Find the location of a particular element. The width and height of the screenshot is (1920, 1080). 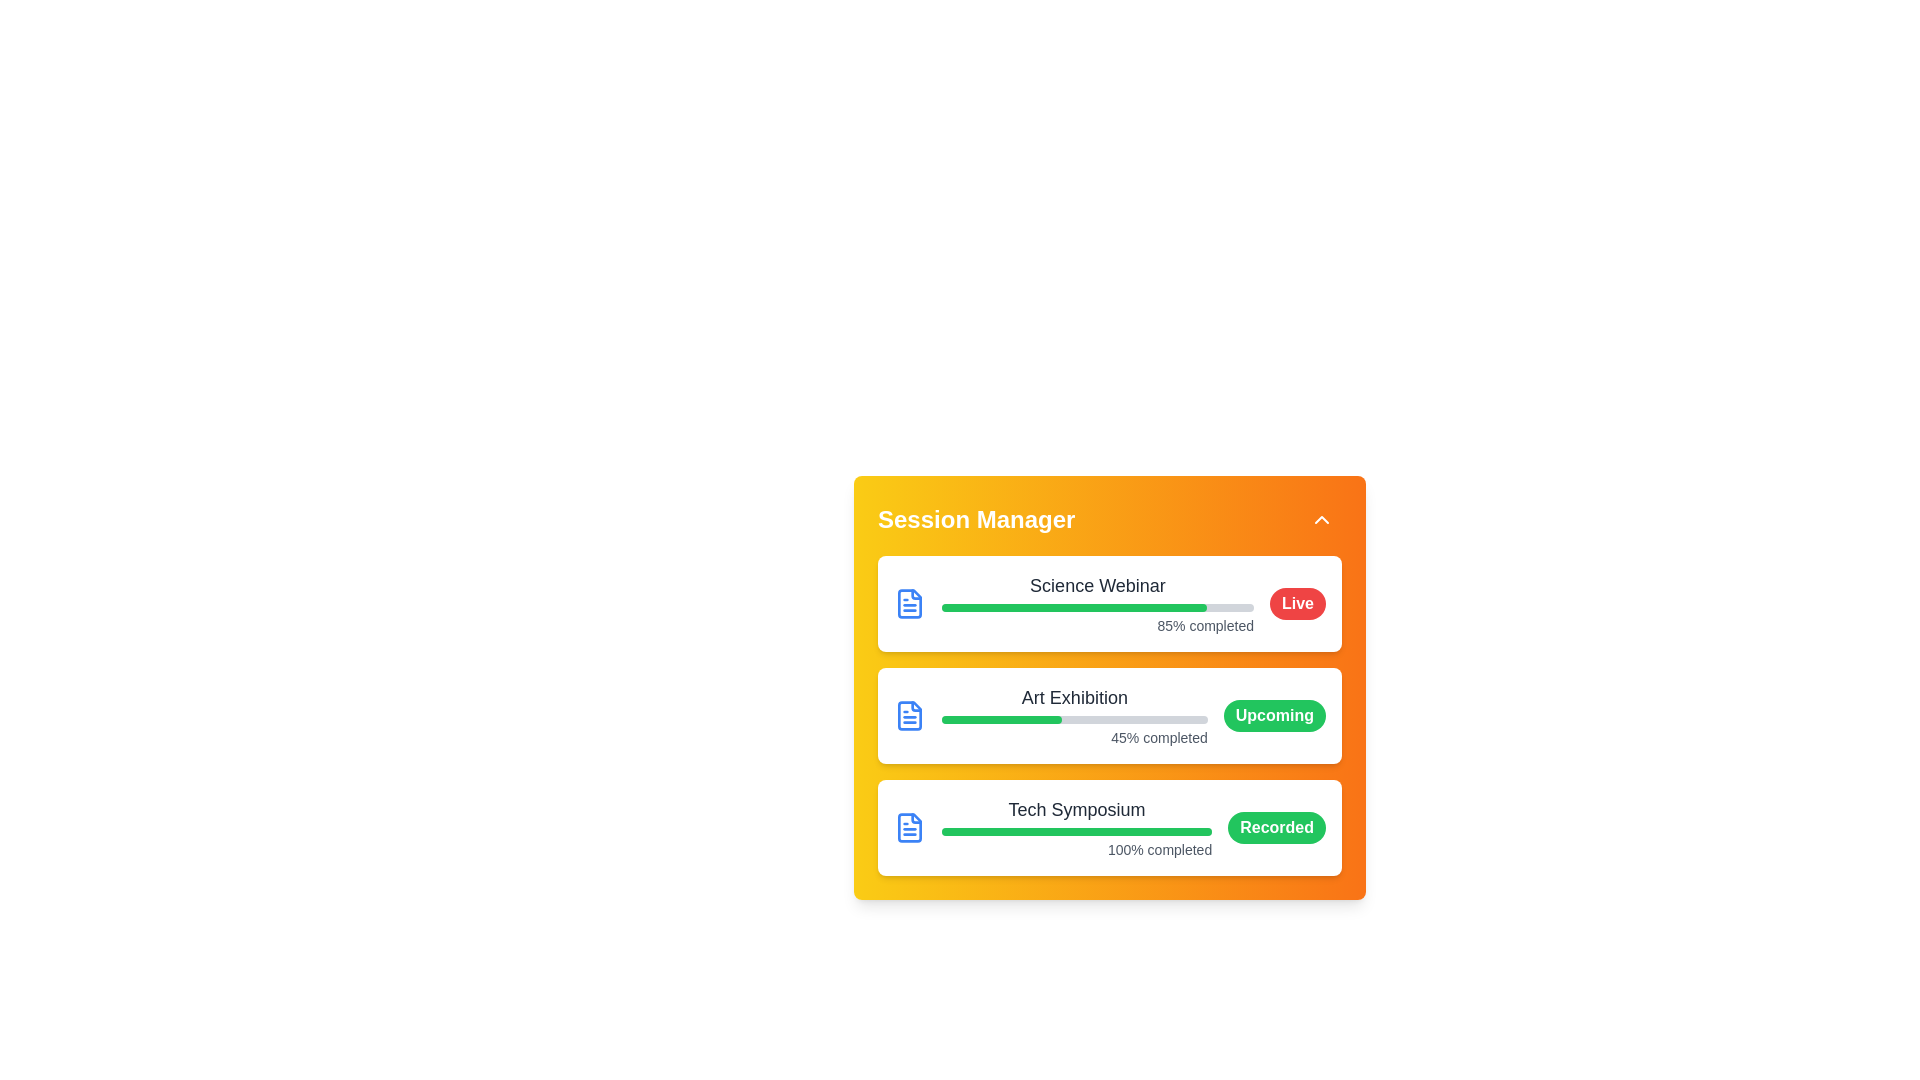

the 85%-filled green progress bar representing the completion status of the 'Science Webinar' event, located near the top of the 'Session Manager' panel is located at coordinates (1073, 607).